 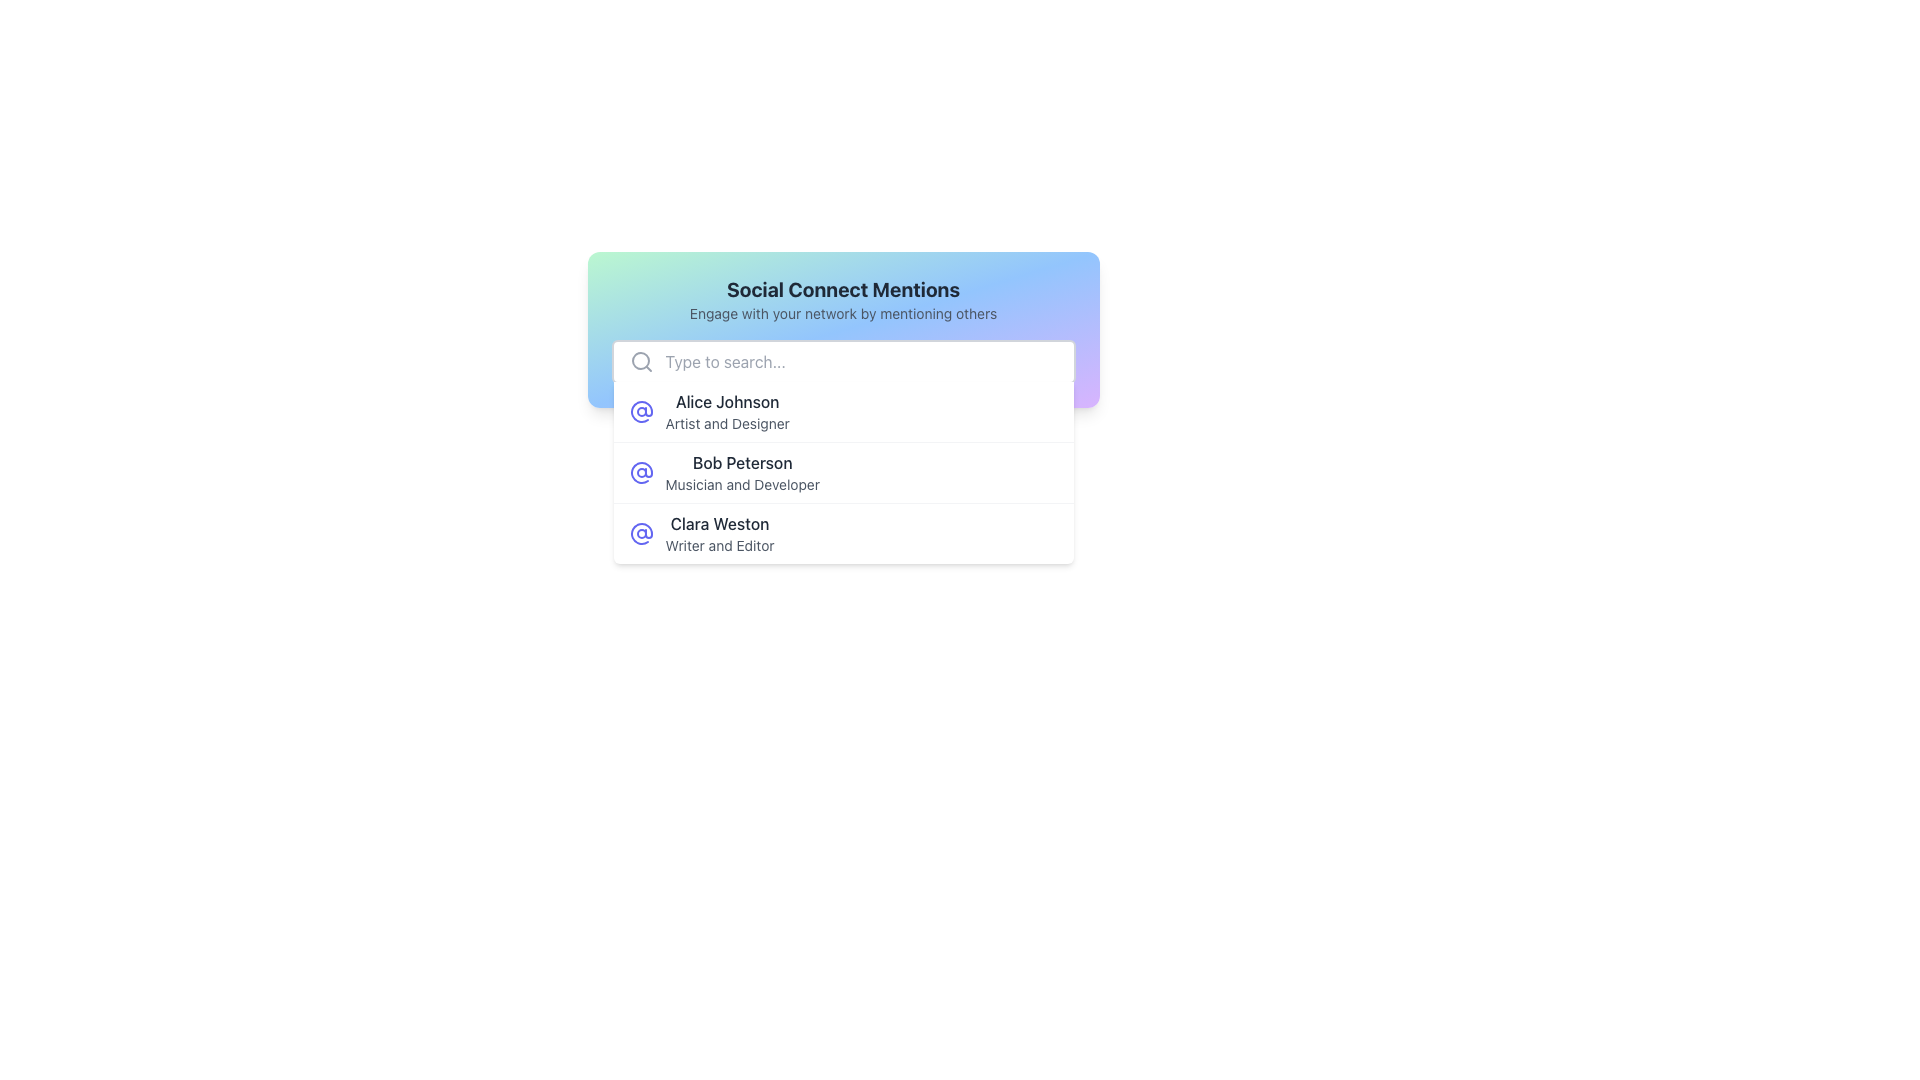 I want to click on the search bar interface located at the top of the list component, which features a magnifying glass icon and a placeholder text 'Type, so click(x=843, y=362).